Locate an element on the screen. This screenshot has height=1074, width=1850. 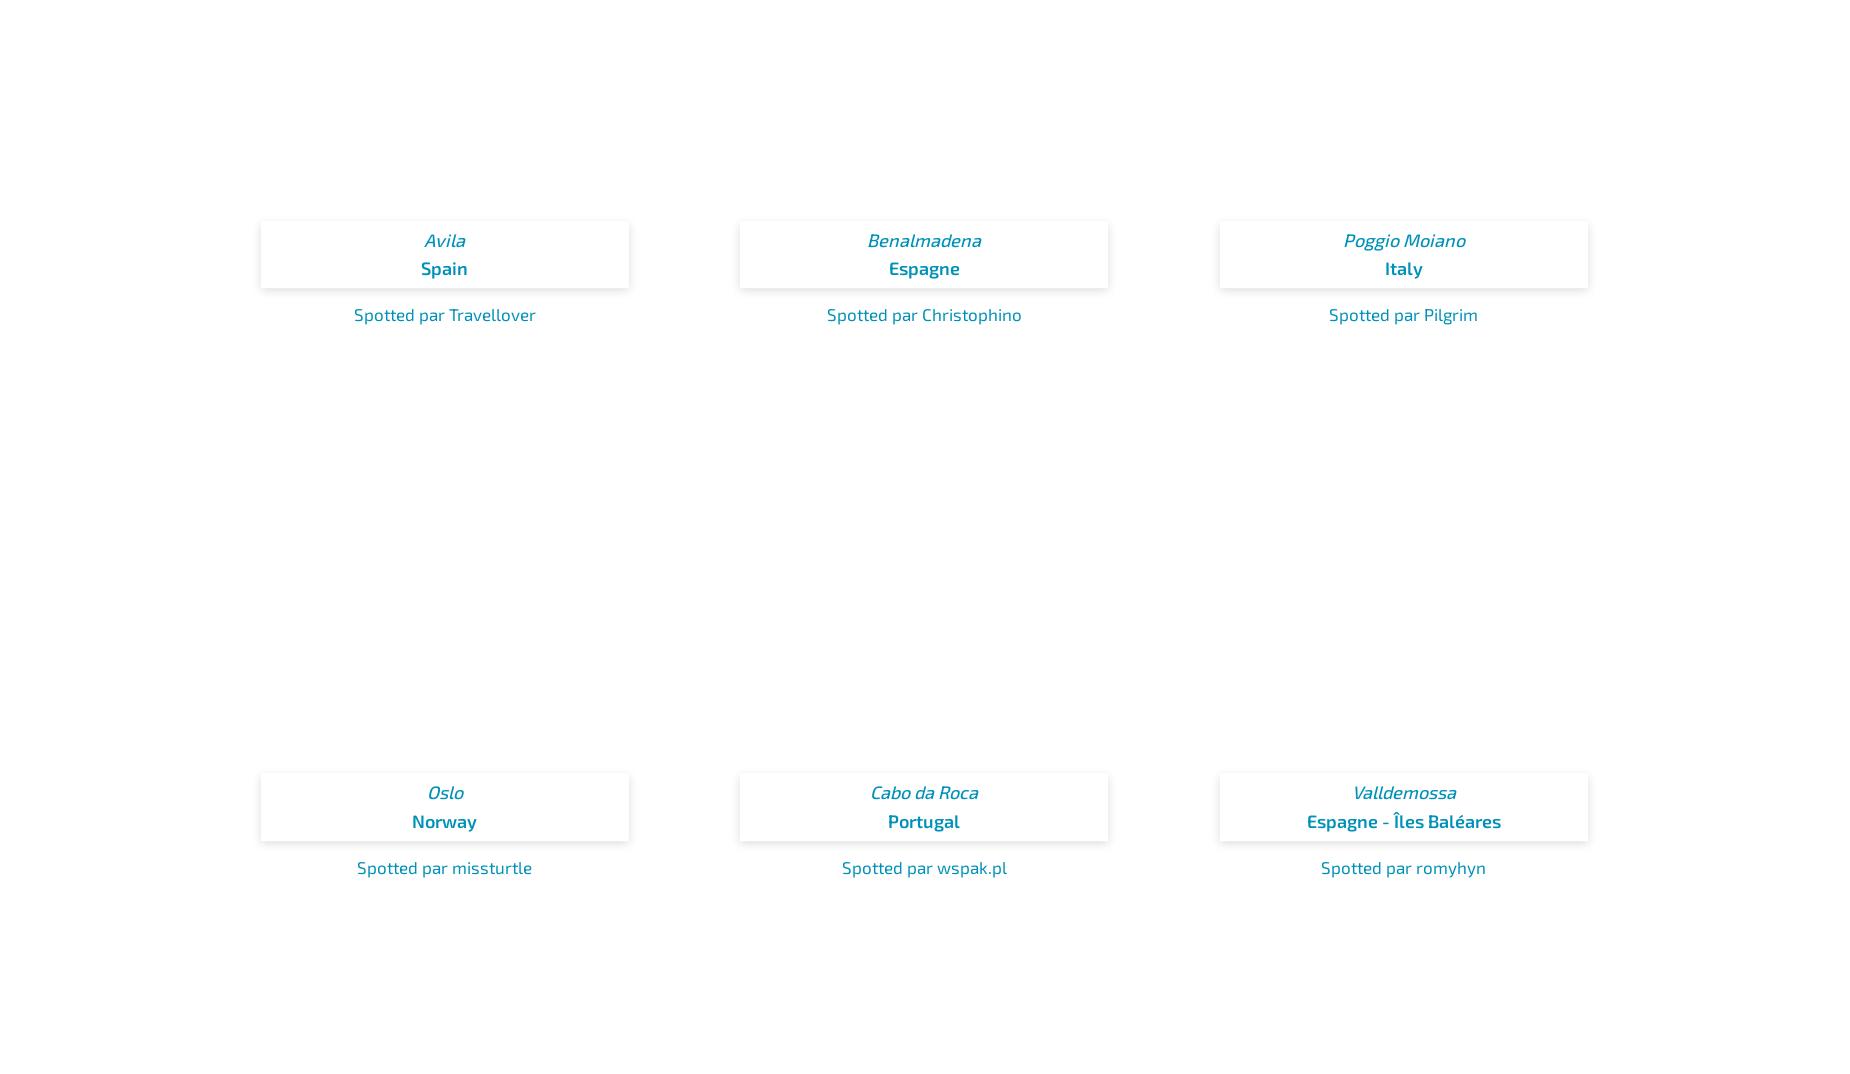
'Spain' is located at coordinates (443, 266).